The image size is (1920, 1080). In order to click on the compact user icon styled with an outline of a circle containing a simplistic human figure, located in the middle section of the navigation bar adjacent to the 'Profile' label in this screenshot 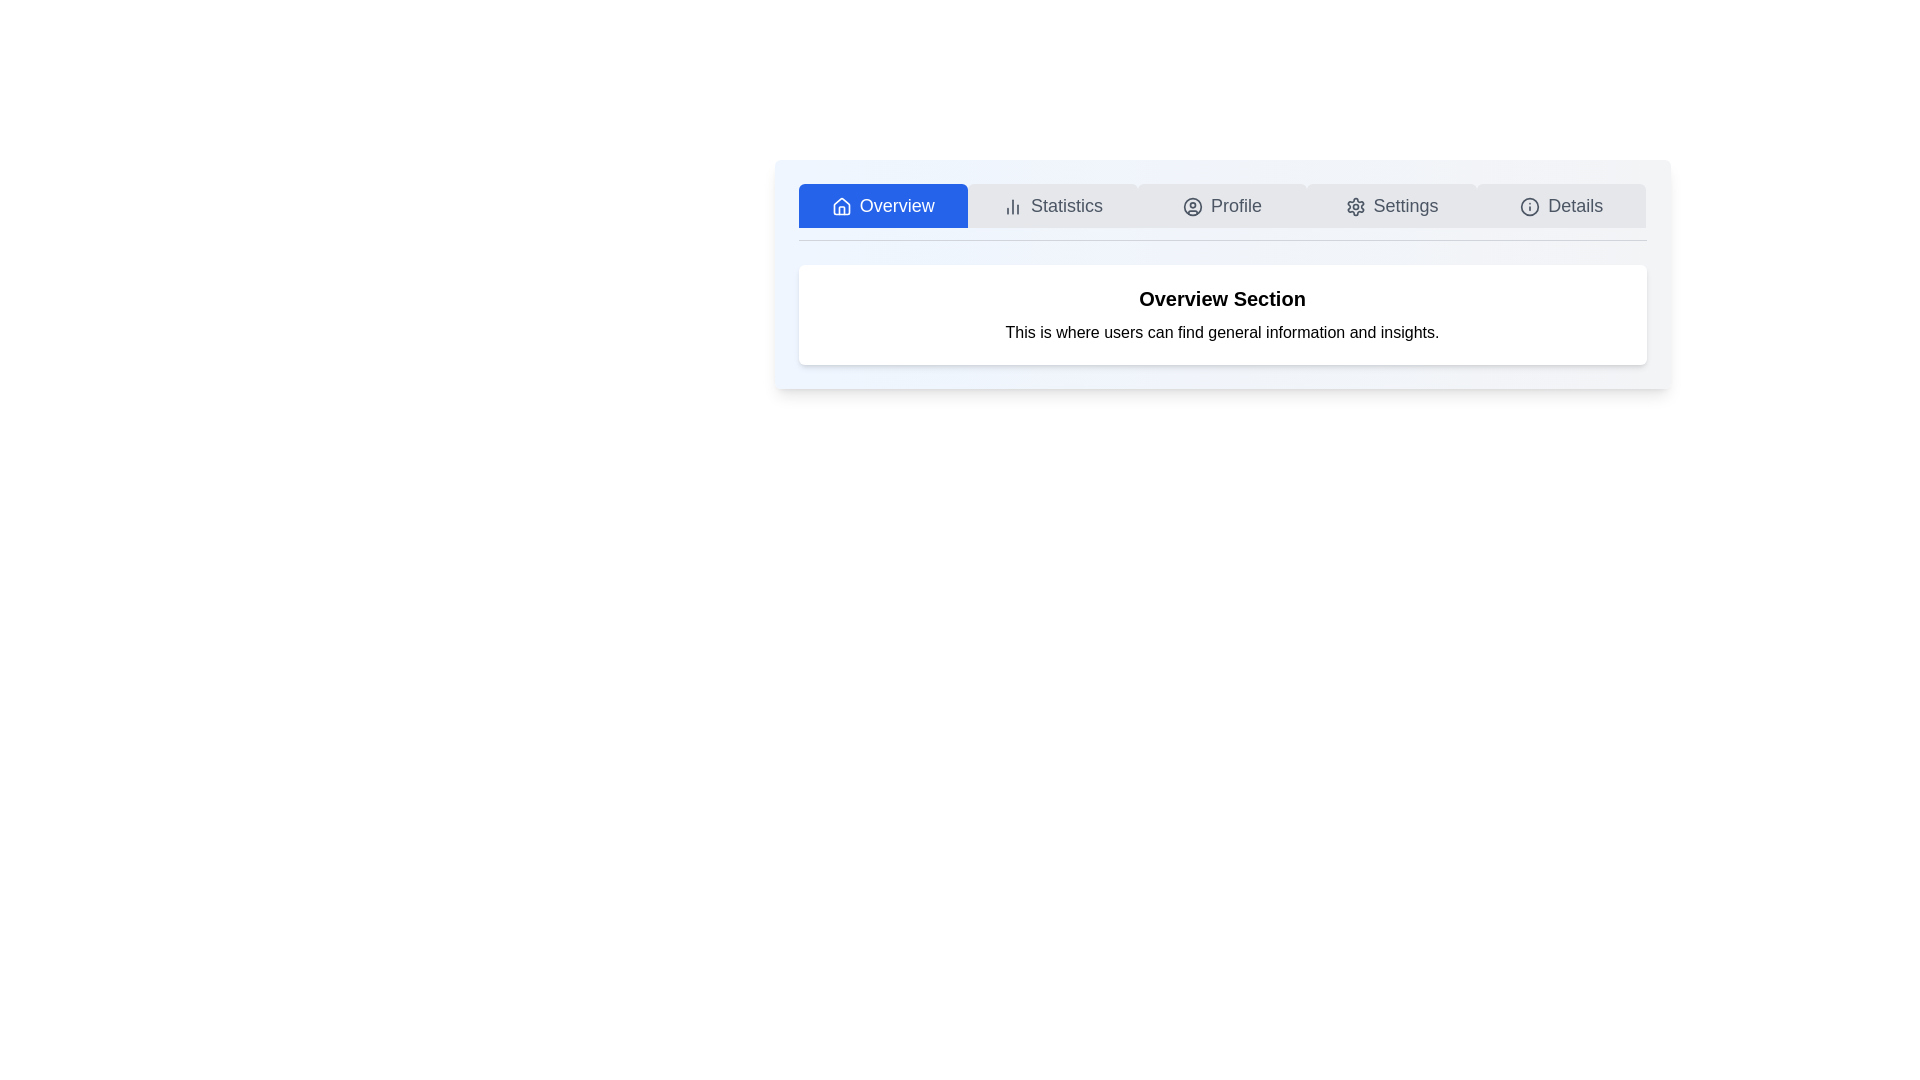, I will do `click(1192, 207)`.